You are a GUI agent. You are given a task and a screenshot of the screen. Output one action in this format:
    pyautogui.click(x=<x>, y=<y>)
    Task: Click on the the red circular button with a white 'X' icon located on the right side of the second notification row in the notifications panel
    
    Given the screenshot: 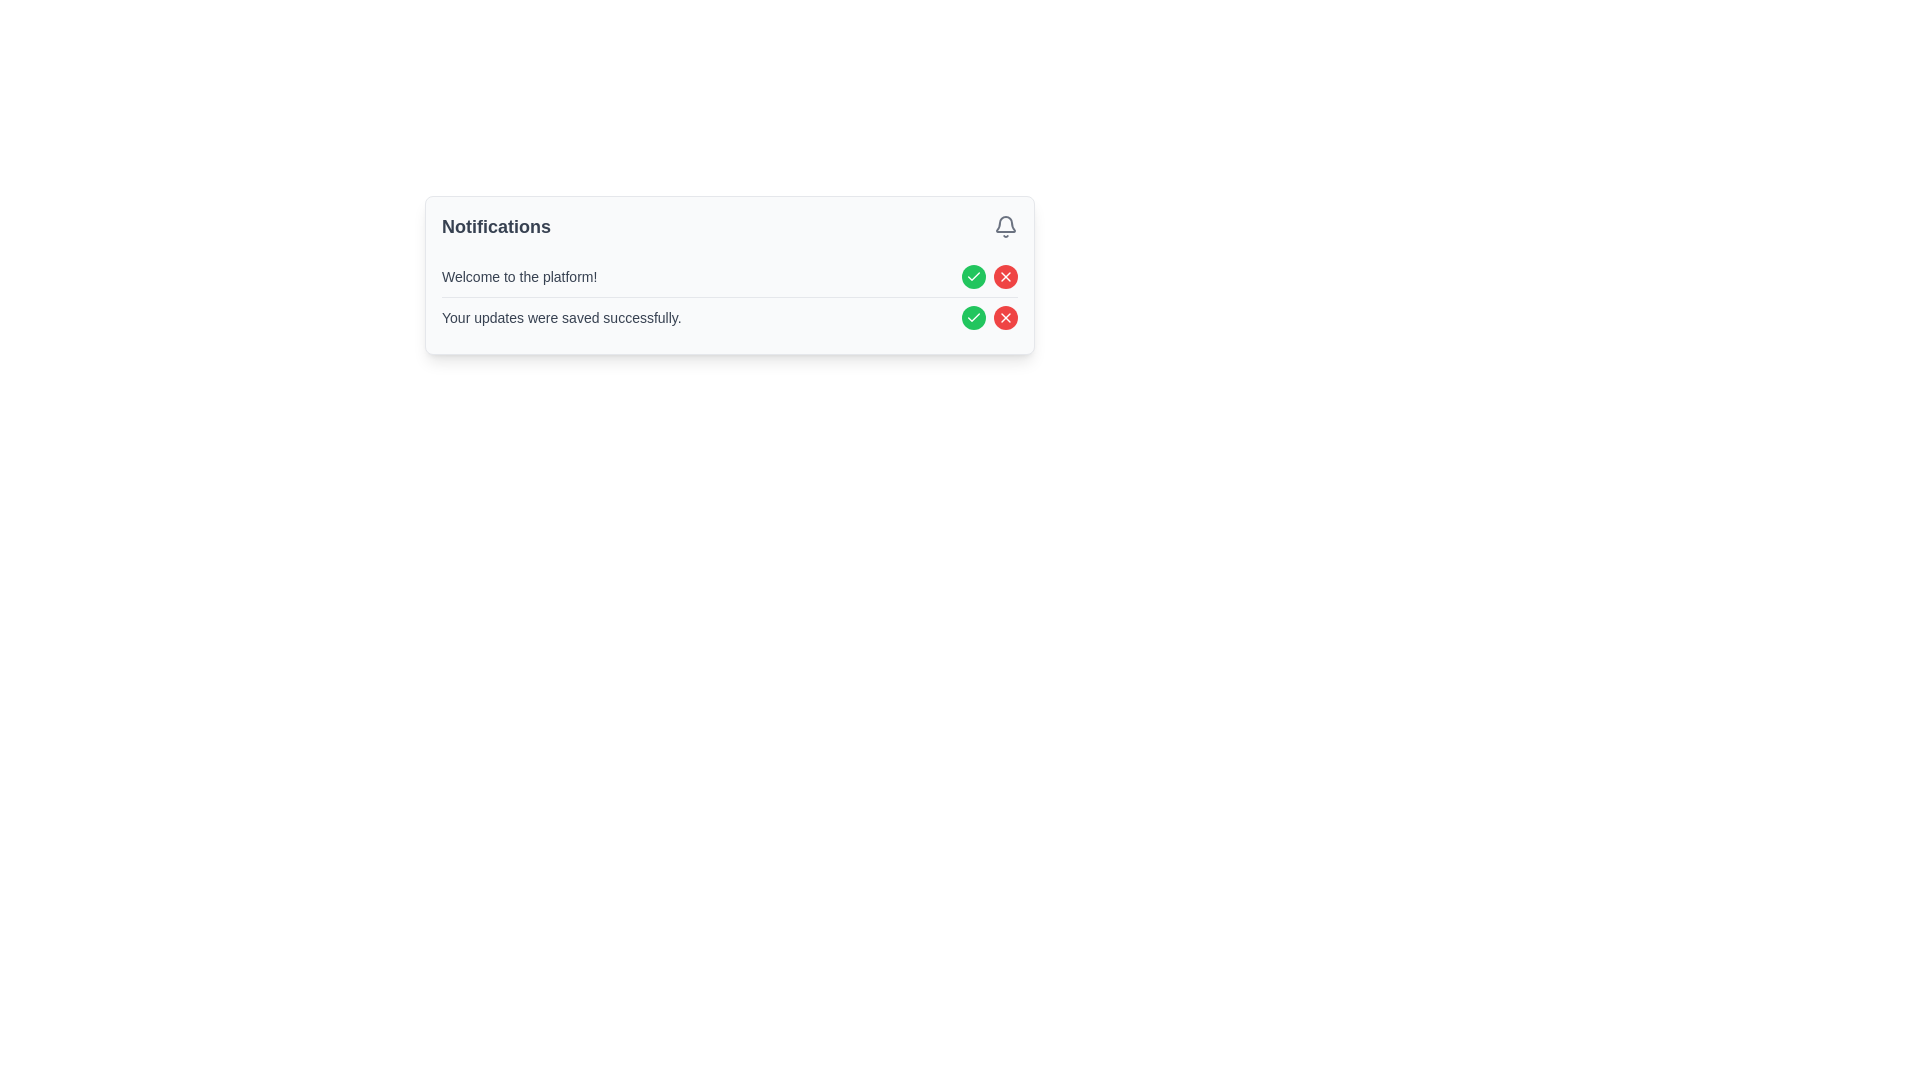 What is the action you would take?
    pyautogui.click(x=1006, y=277)
    